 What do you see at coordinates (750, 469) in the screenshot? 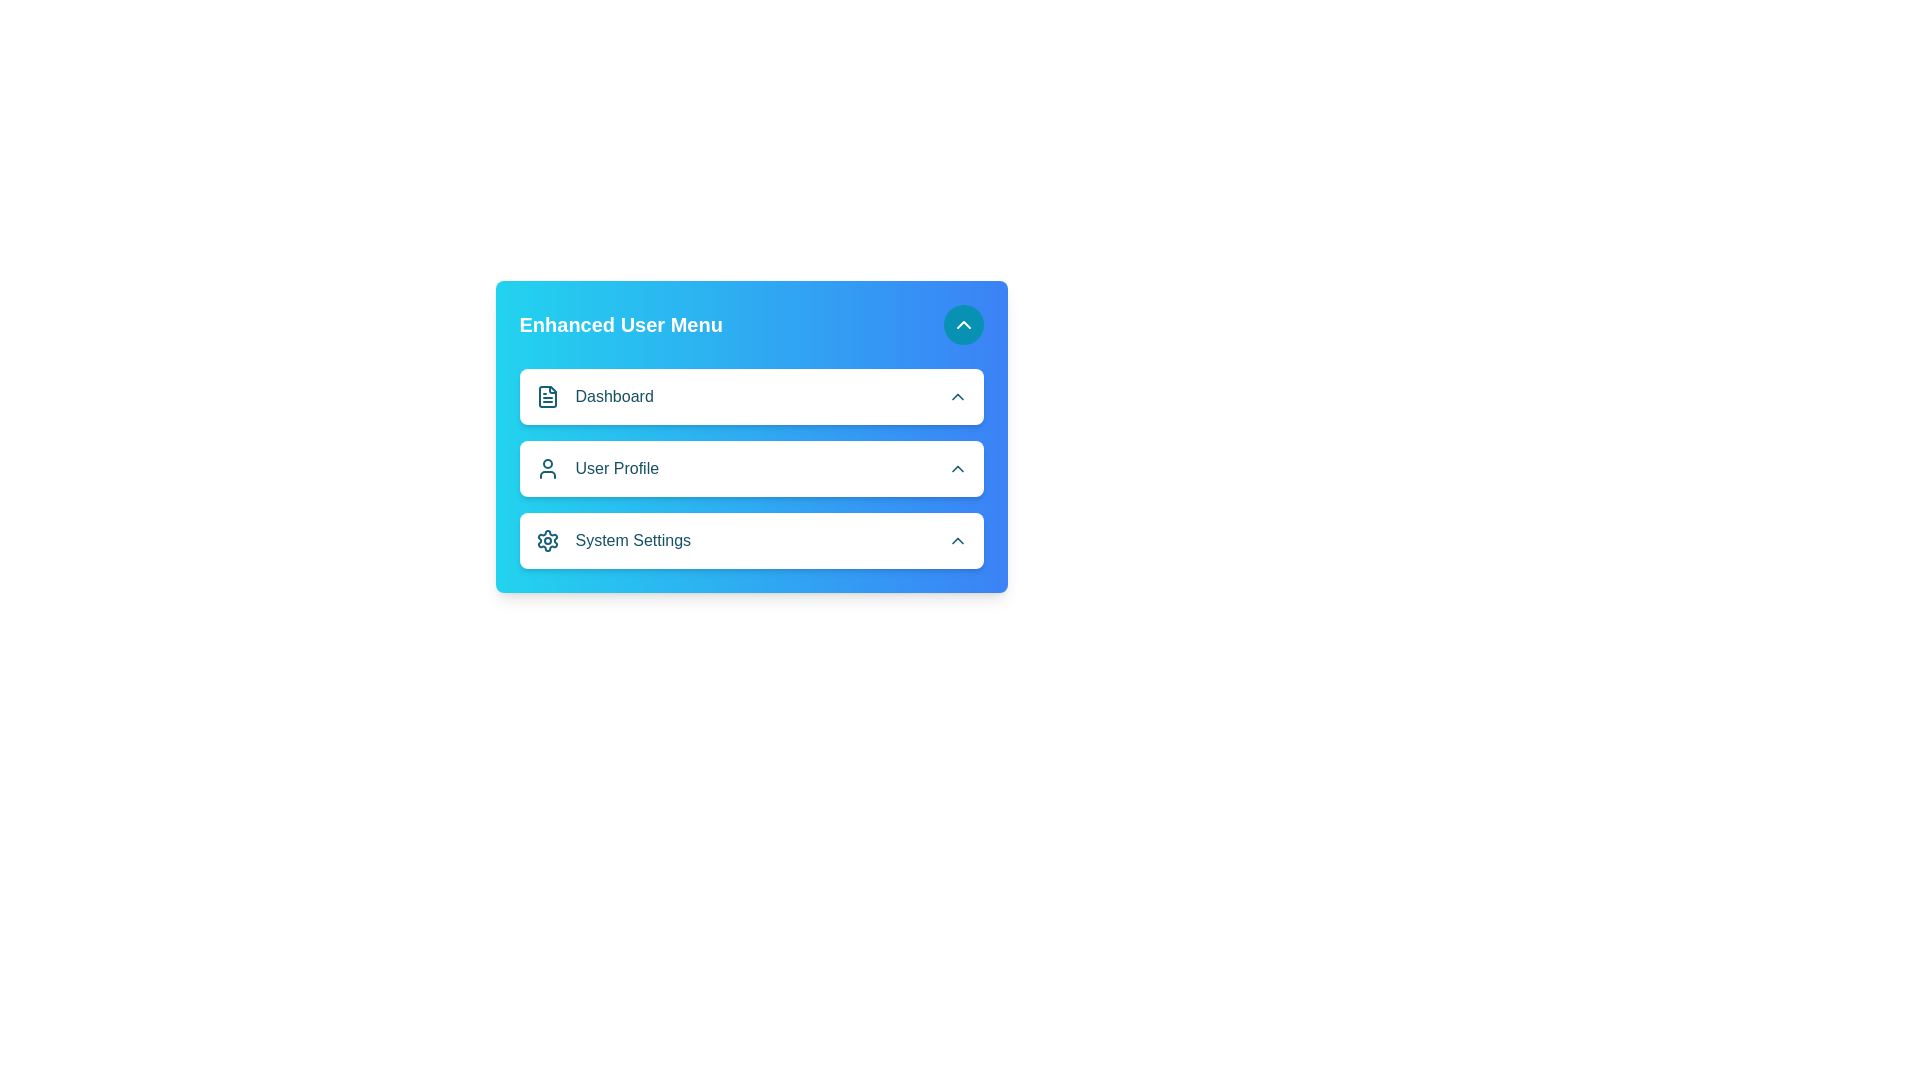
I see `the second menu item labeled 'User Profile' within the 'Enhanced User Menu'` at bounding box center [750, 469].